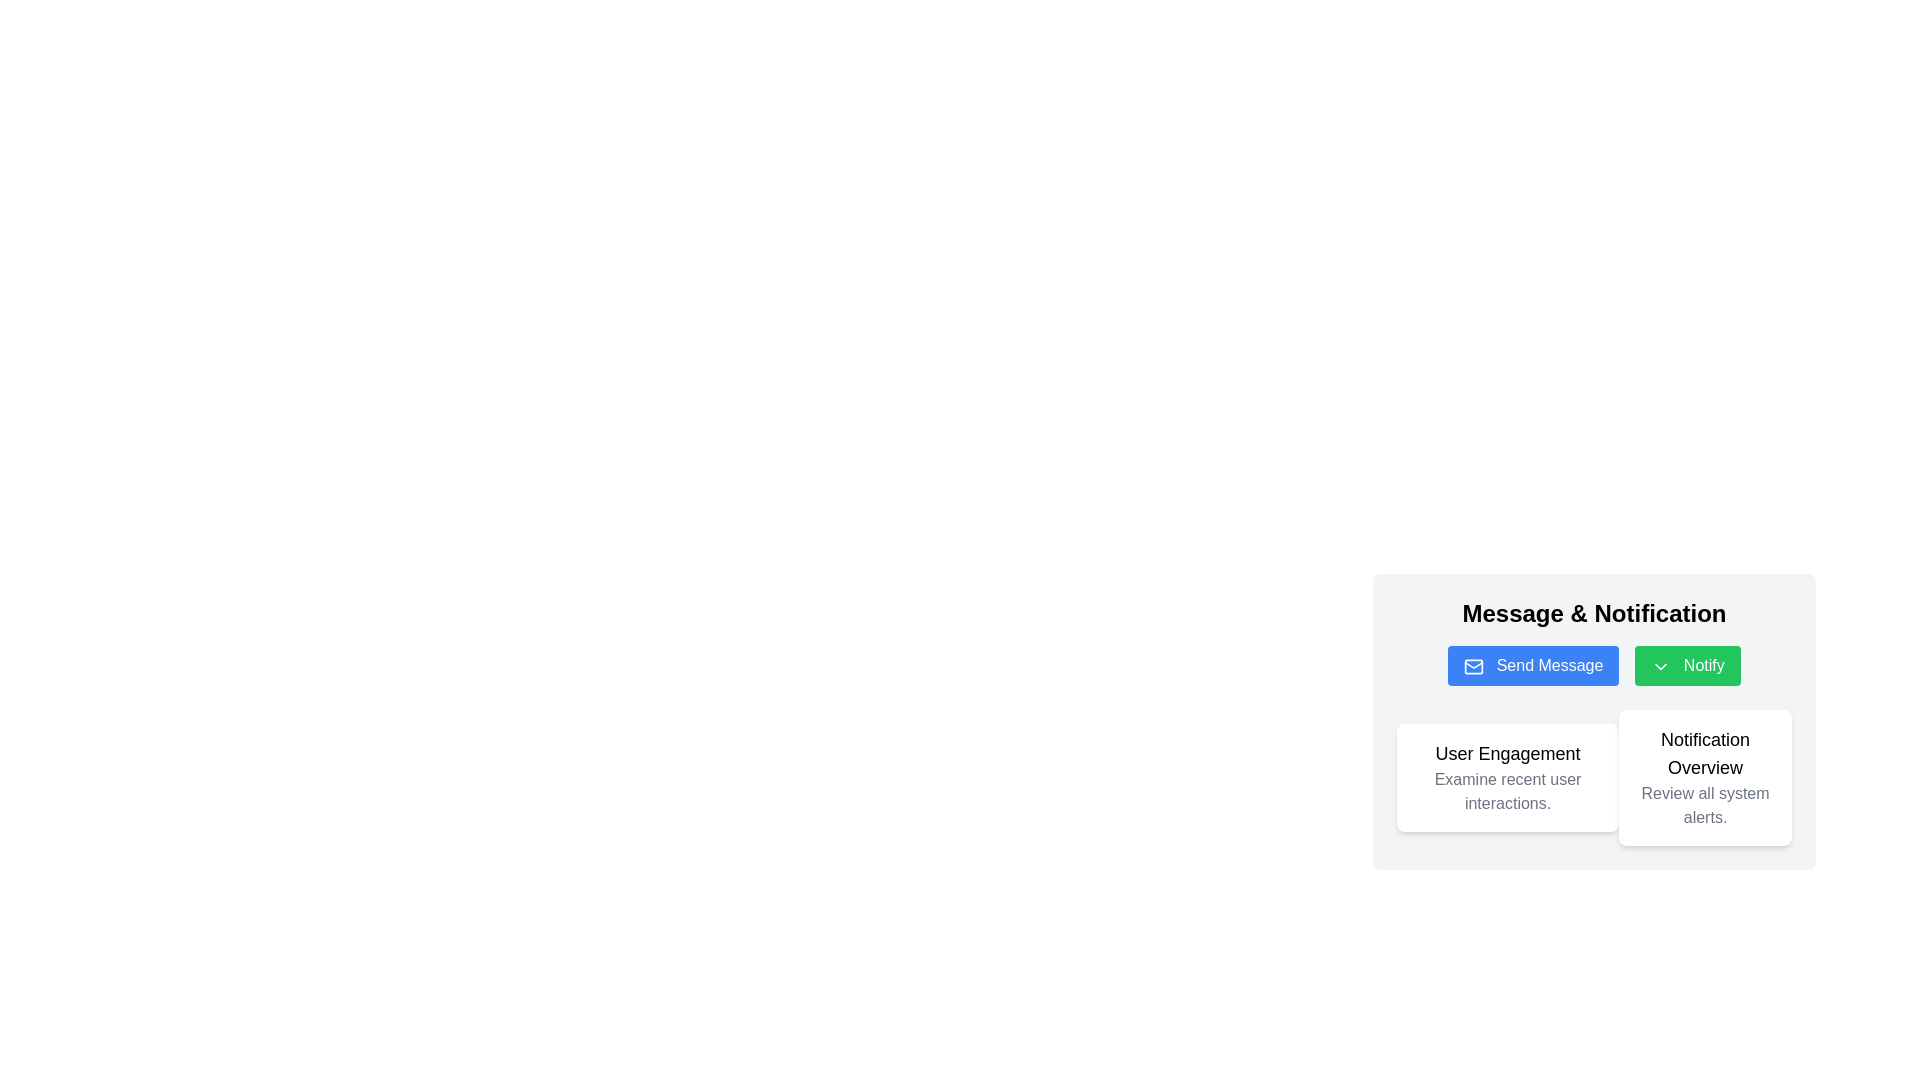 This screenshot has width=1920, height=1080. I want to click on the blue envelope icon next to the 'Send Message' button under 'Message & Notification', so click(1474, 666).